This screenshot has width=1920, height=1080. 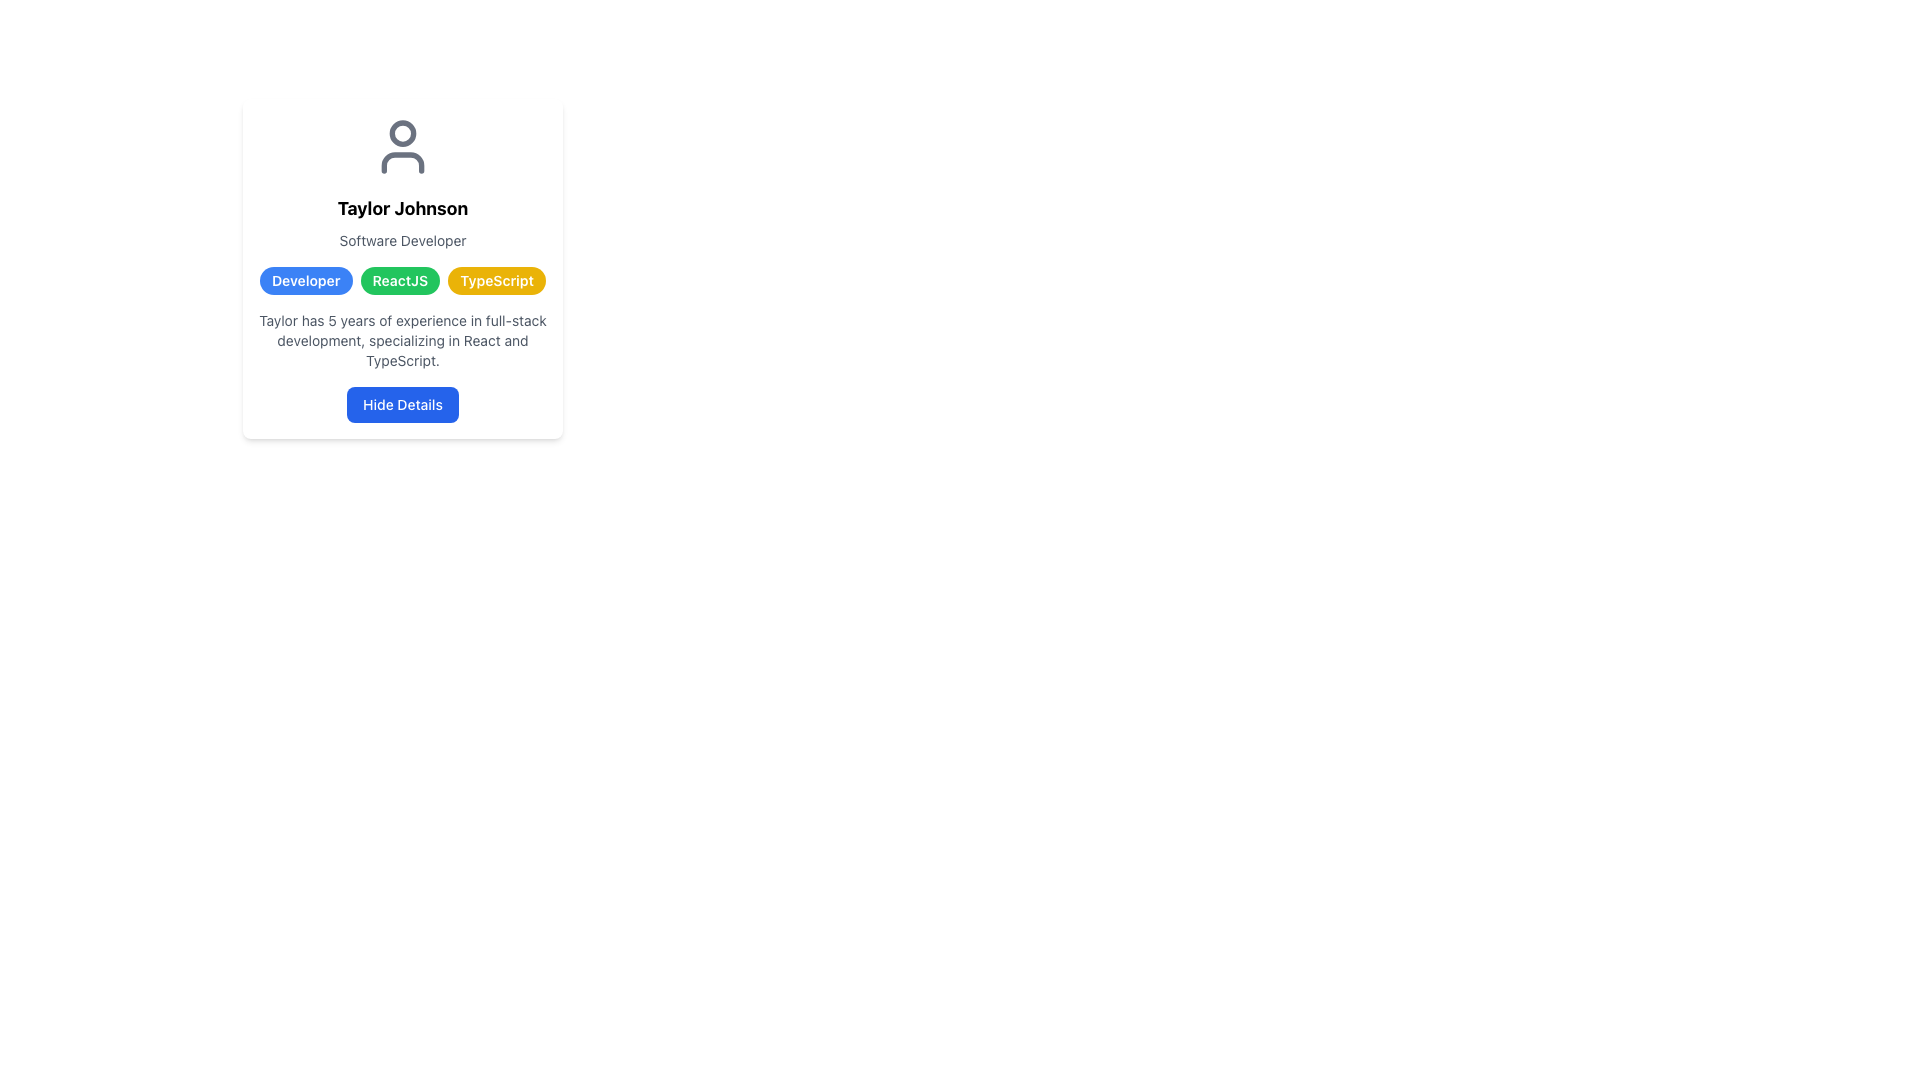 What do you see at coordinates (402, 239) in the screenshot?
I see `the static text element displaying 'Software Developer' in gray color, which is positioned below the title 'Taylor Johnson' and above the tags 'Developer,' 'ReactJS,' and 'TypeScript.'` at bounding box center [402, 239].